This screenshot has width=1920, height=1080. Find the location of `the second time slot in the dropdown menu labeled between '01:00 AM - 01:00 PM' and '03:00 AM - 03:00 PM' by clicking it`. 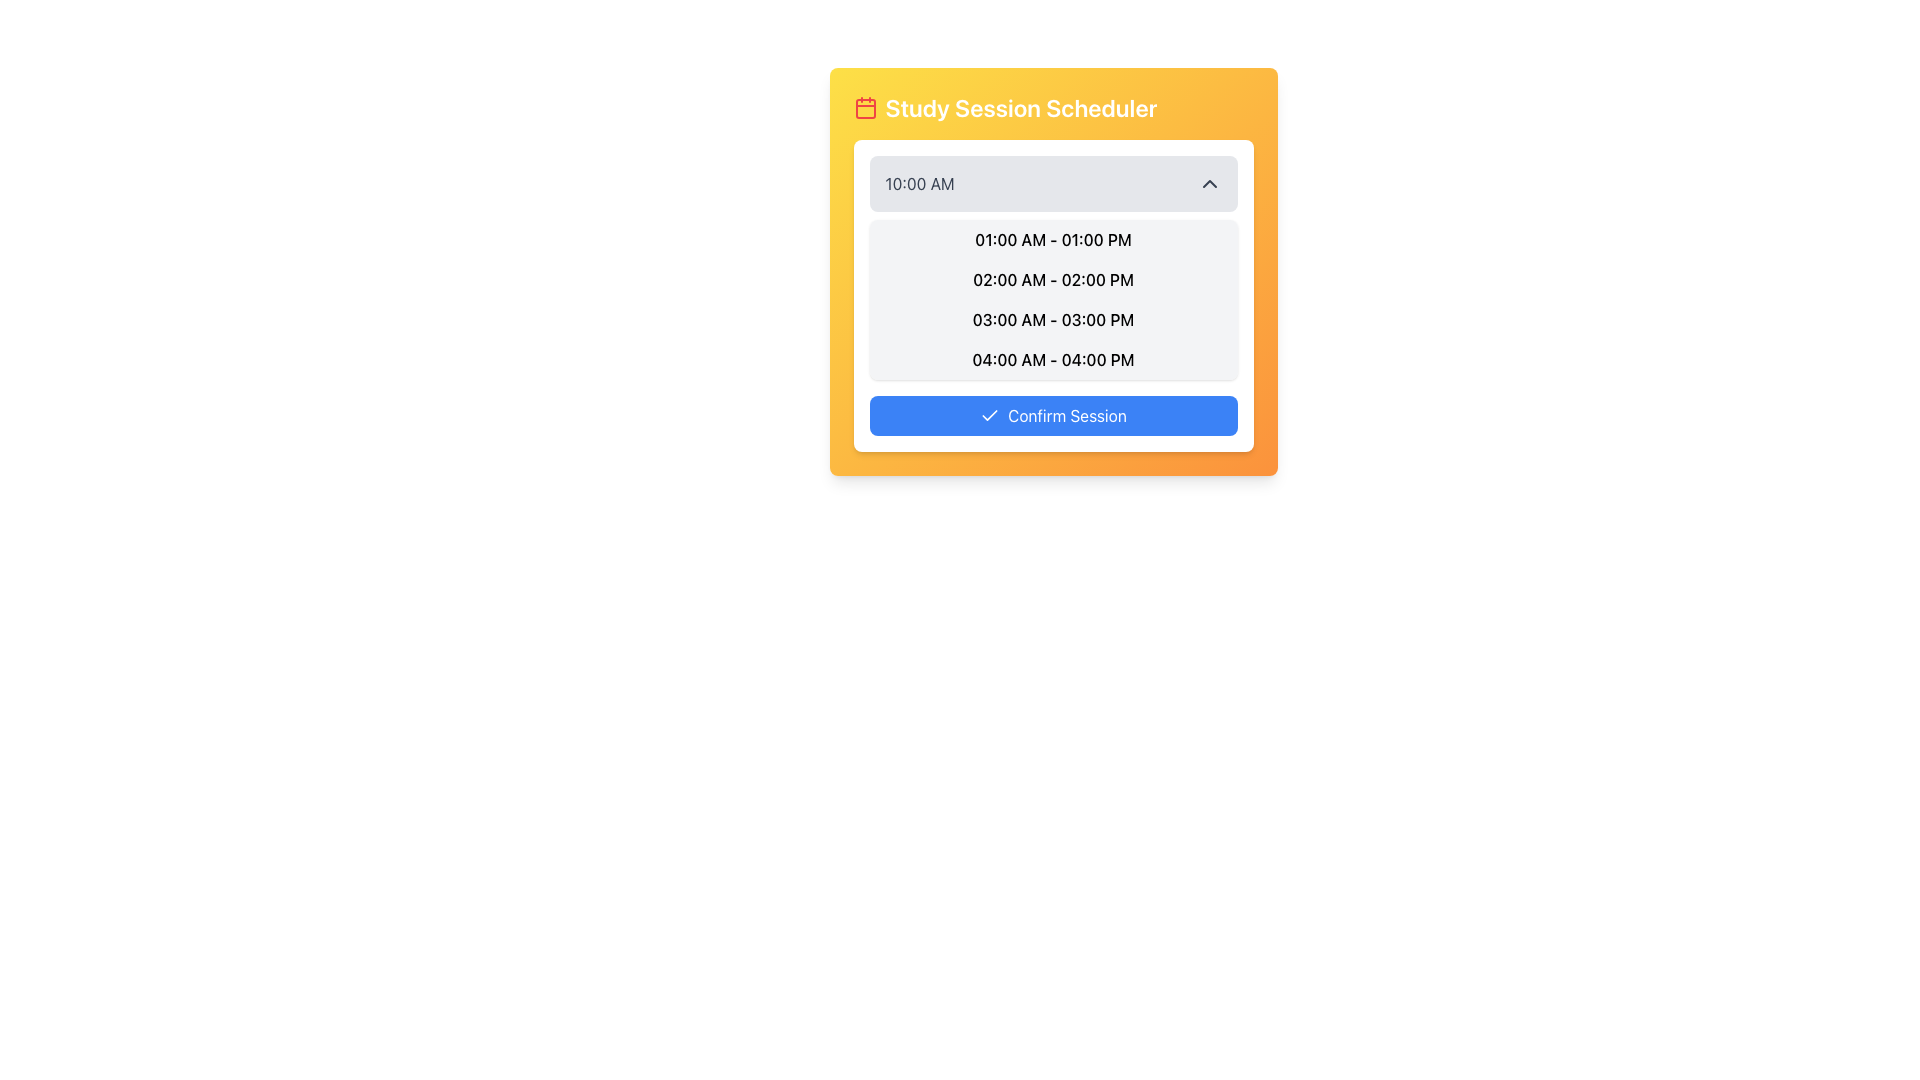

the second time slot in the dropdown menu labeled between '01:00 AM - 01:00 PM' and '03:00 AM - 03:00 PM' by clicking it is located at coordinates (1052, 280).